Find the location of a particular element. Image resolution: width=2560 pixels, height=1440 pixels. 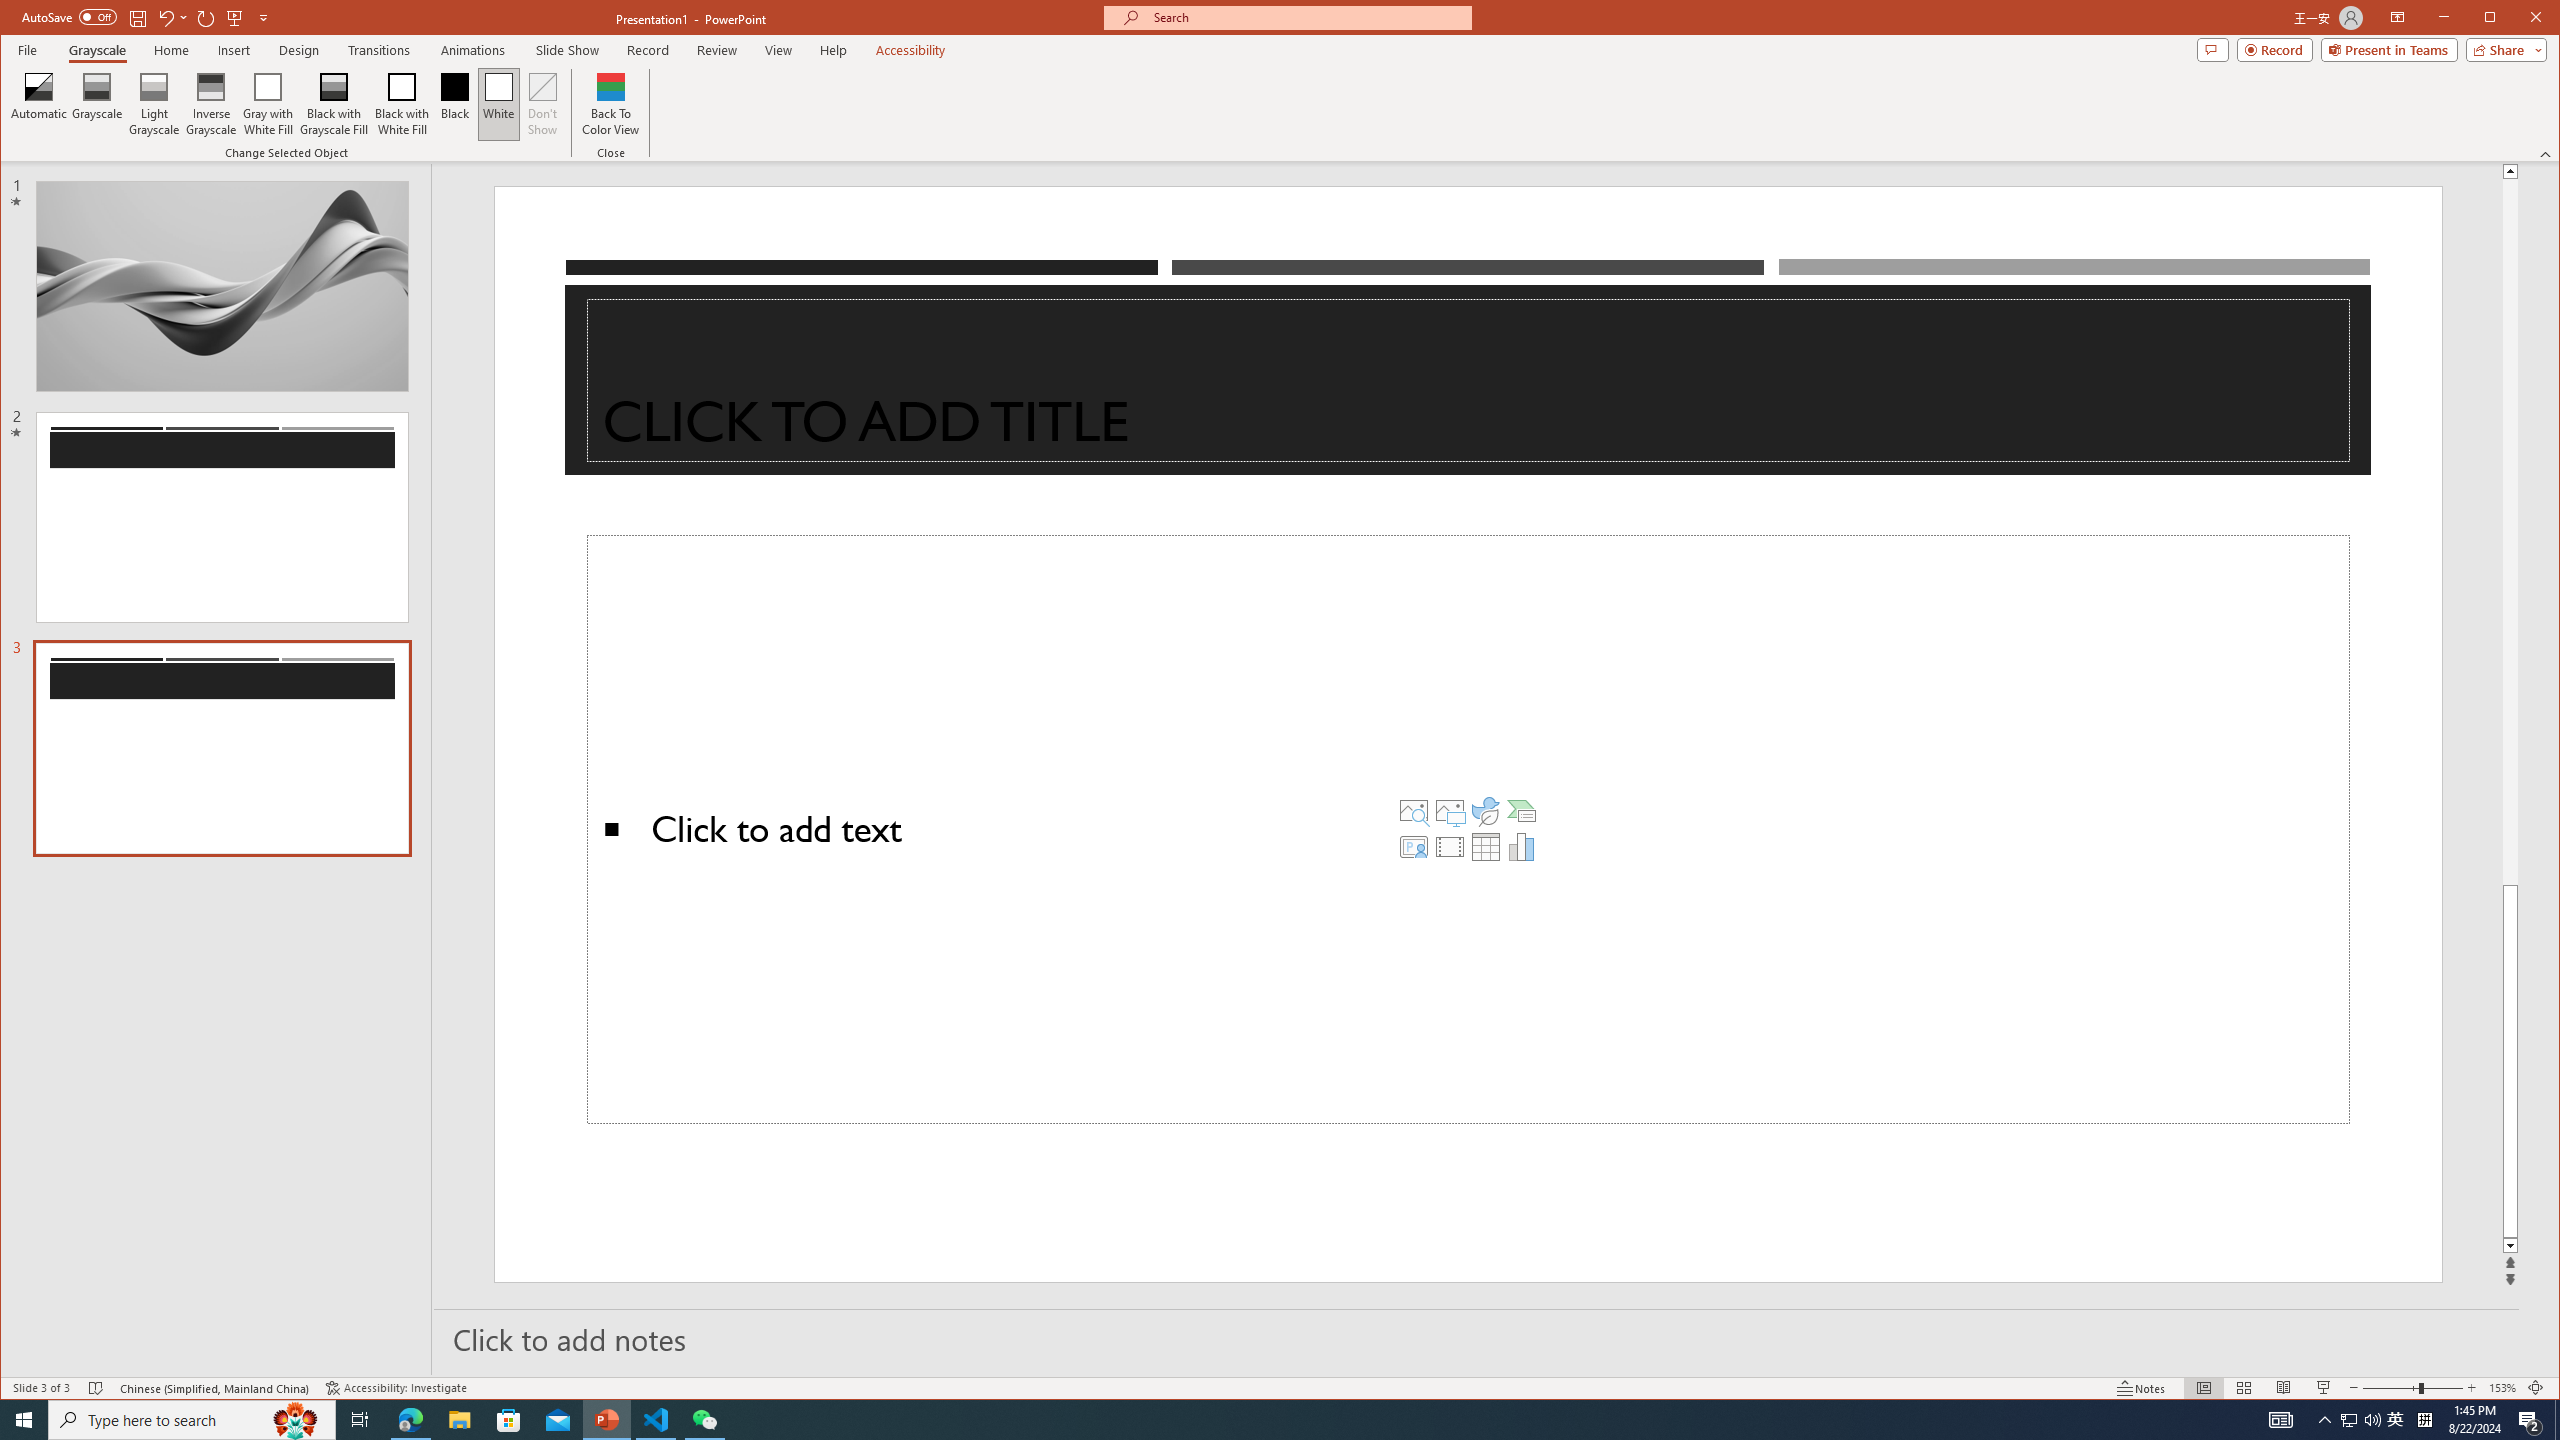

'Insert Video' is located at coordinates (1450, 846).